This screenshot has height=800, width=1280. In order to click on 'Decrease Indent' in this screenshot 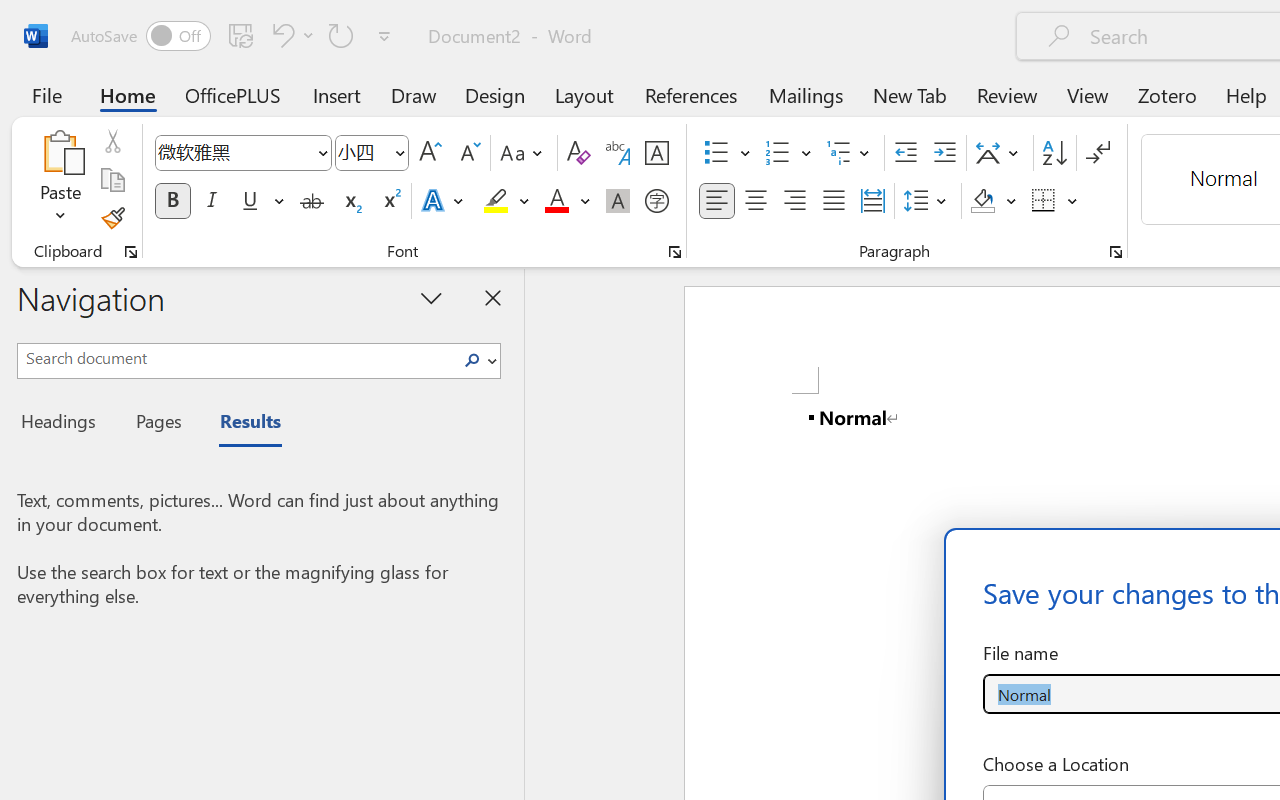, I will do `click(905, 153)`.